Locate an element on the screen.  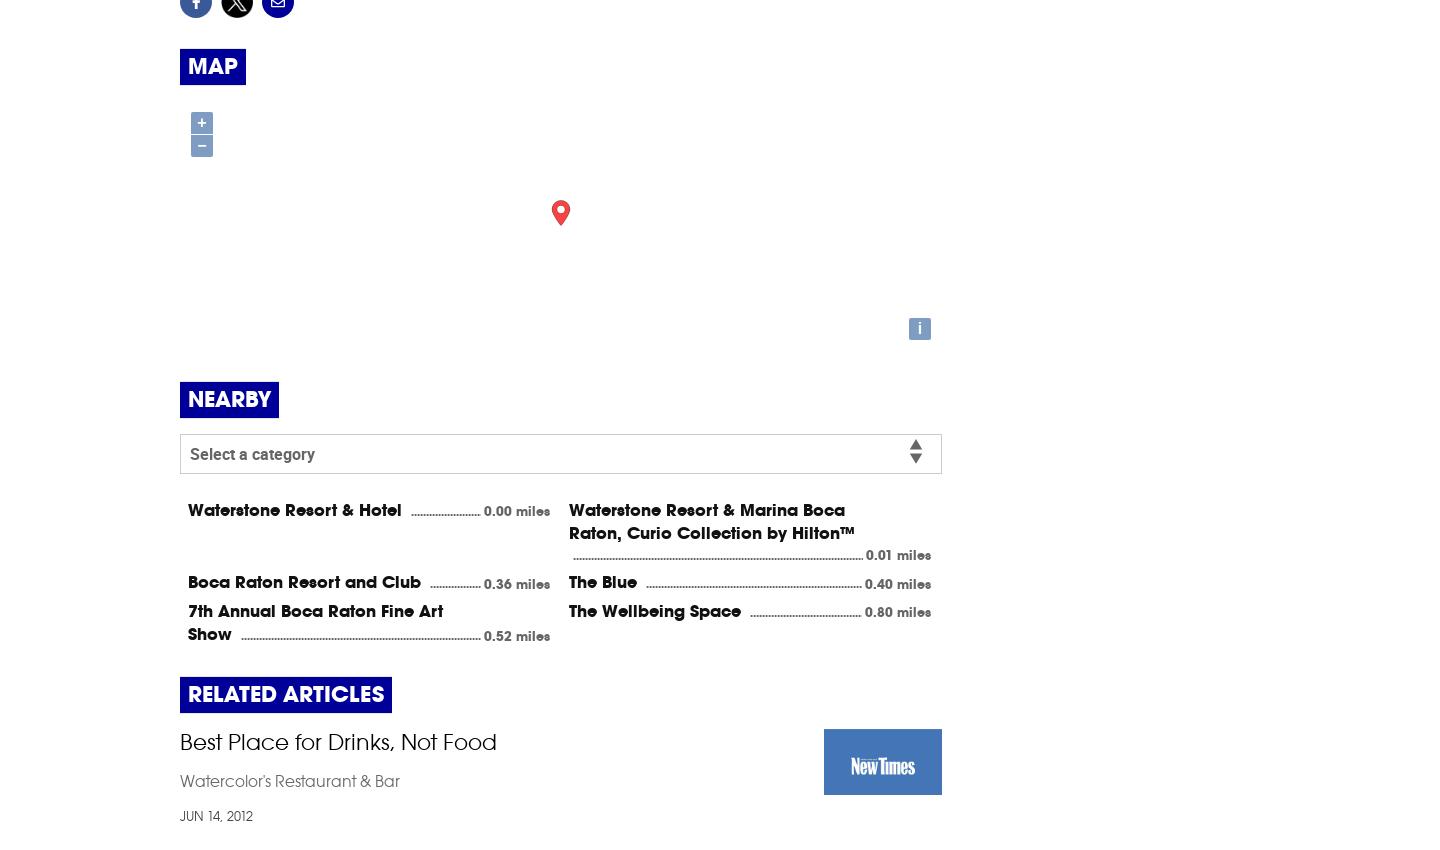
'Related Articles' is located at coordinates (188, 693).